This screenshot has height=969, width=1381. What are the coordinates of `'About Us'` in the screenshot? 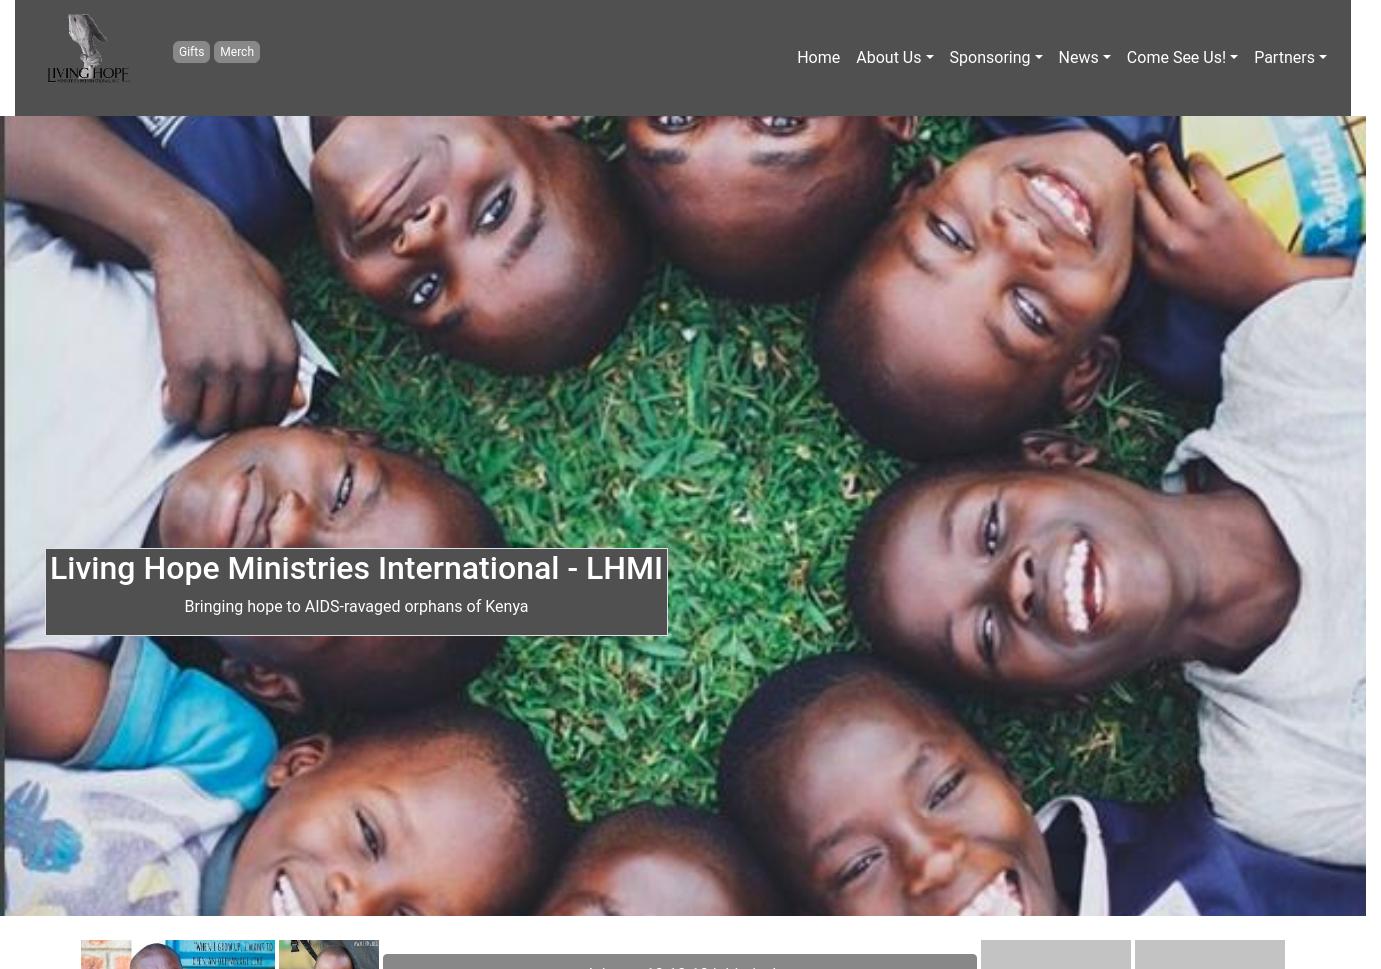 It's located at (888, 56).